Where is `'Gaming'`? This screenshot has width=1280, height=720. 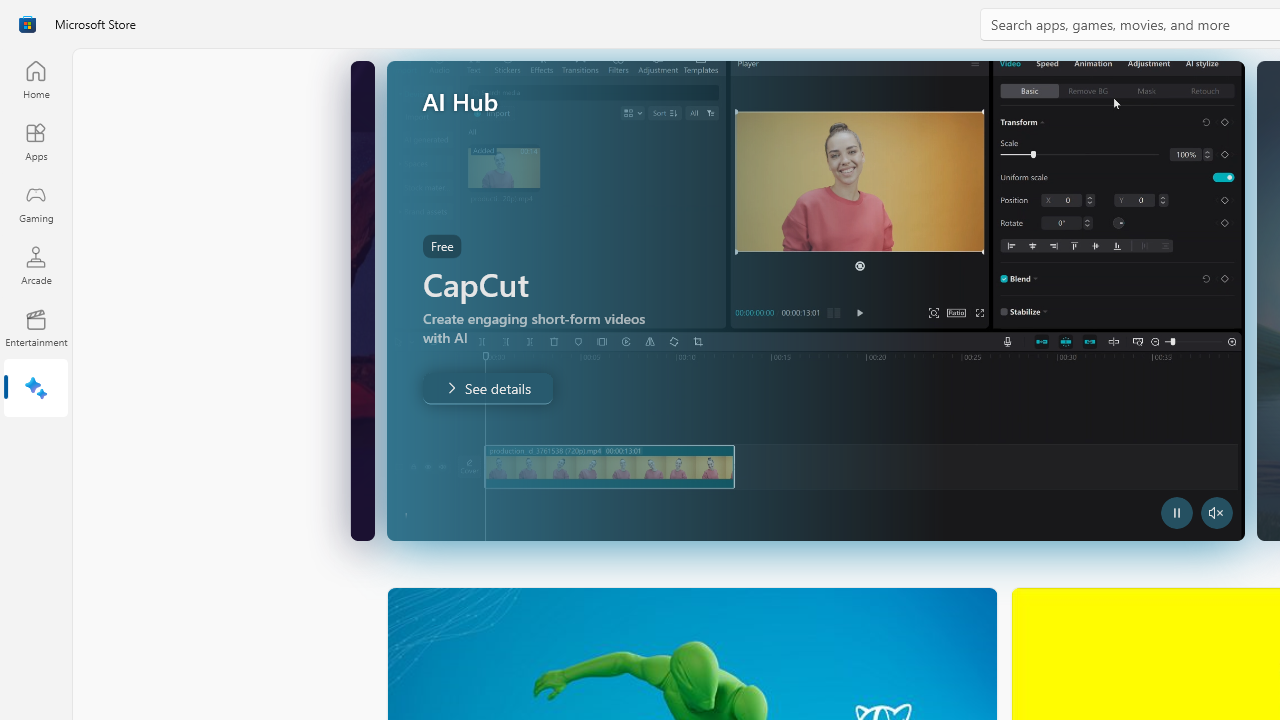
'Gaming' is located at coordinates (35, 203).